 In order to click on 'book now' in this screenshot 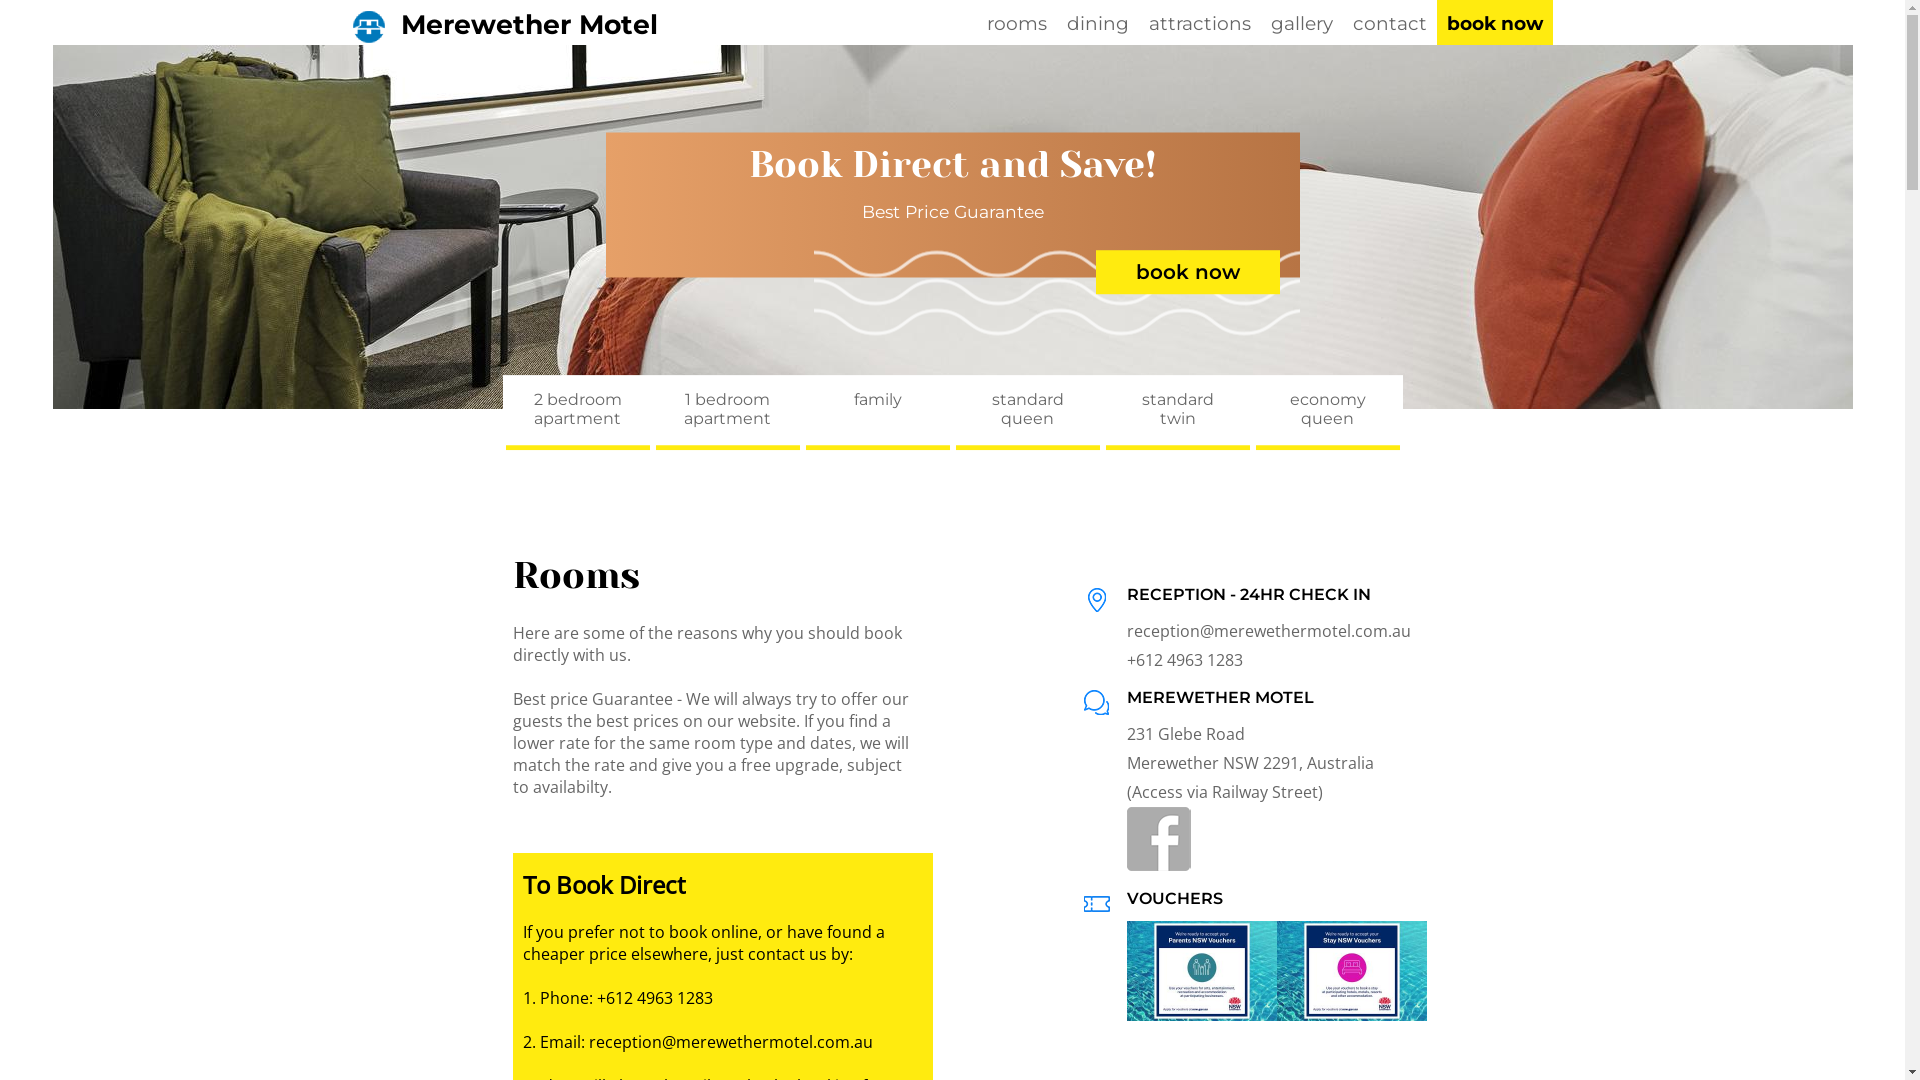, I will do `click(1493, 23)`.